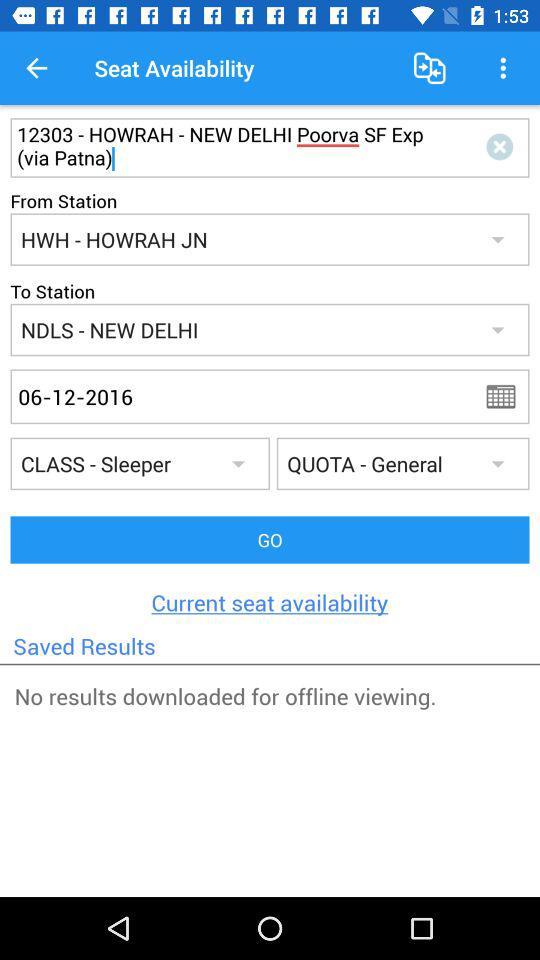 The width and height of the screenshot is (540, 960). Describe the element at coordinates (502, 146) in the screenshot. I see `erase all writing` at that location.